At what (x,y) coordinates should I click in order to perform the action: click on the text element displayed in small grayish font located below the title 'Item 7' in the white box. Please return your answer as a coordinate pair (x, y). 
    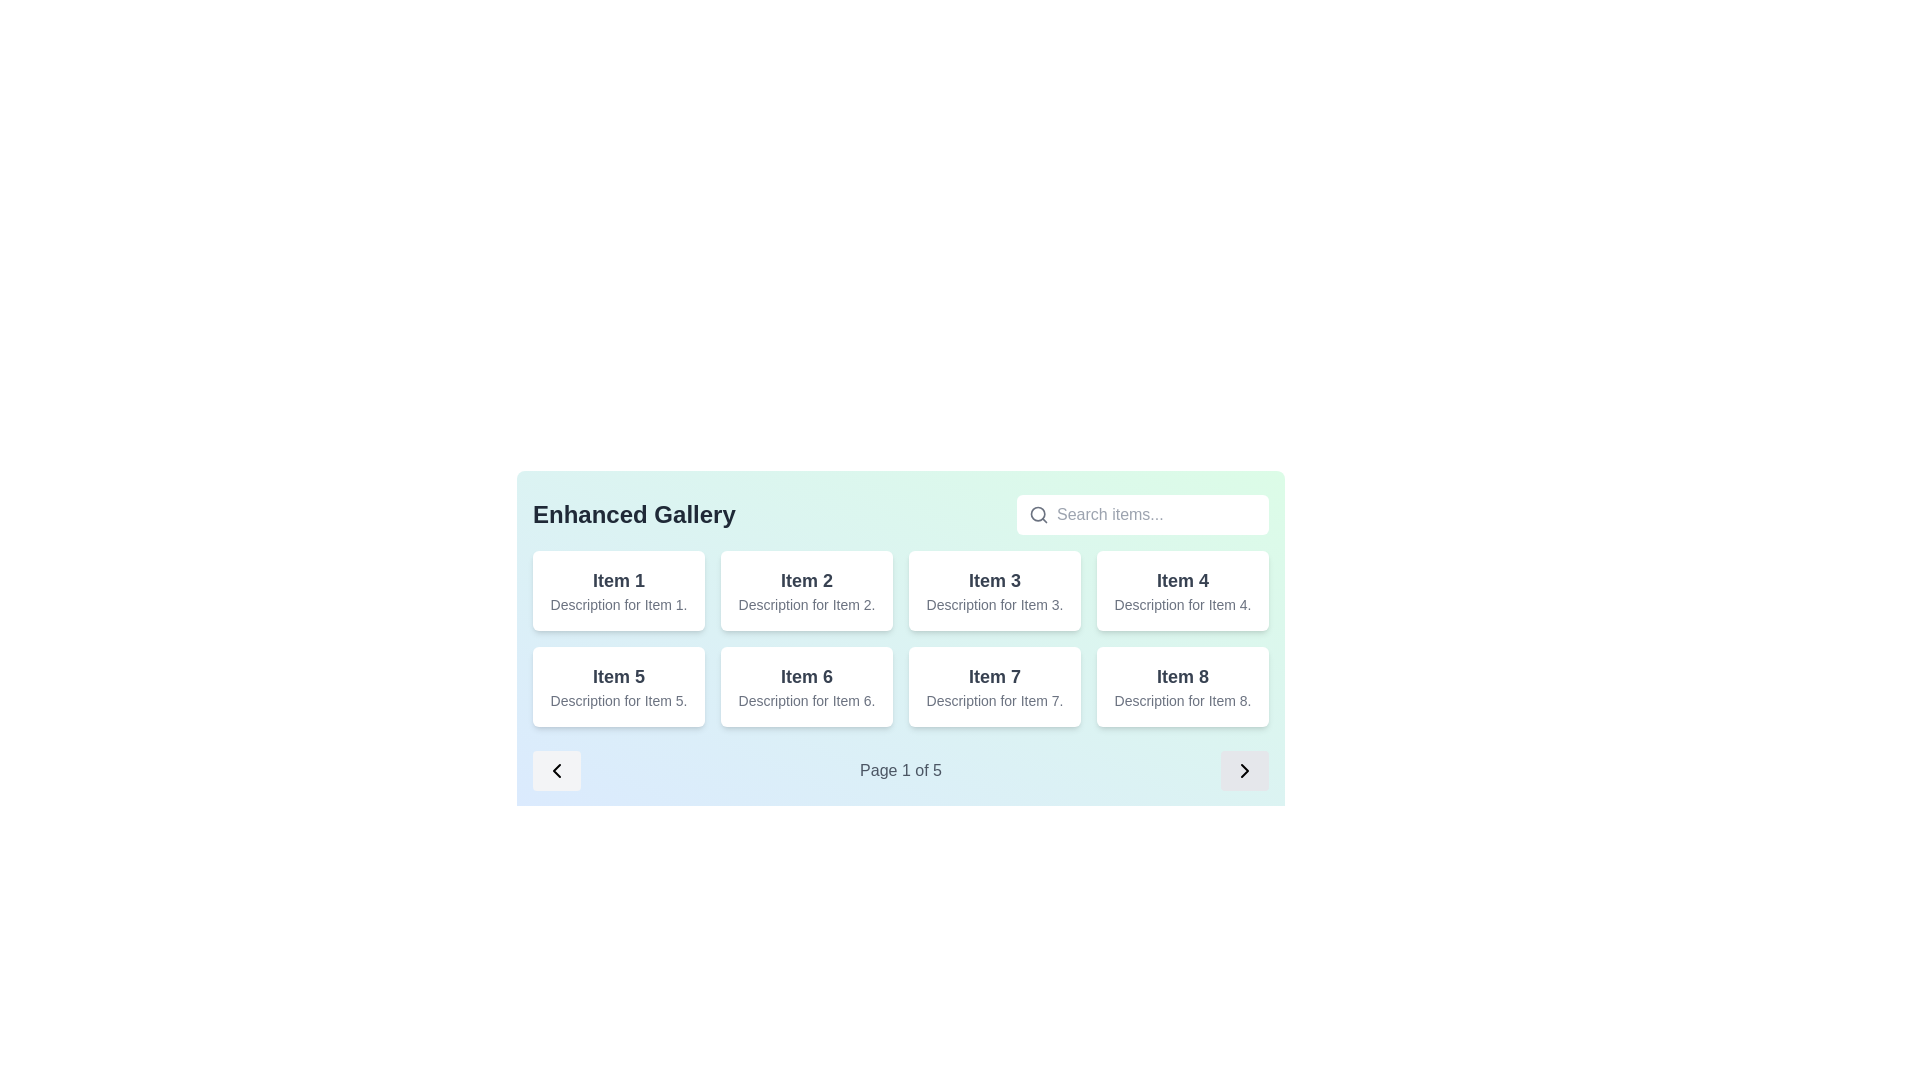
    Looking at the image, I should click on (994, 700).